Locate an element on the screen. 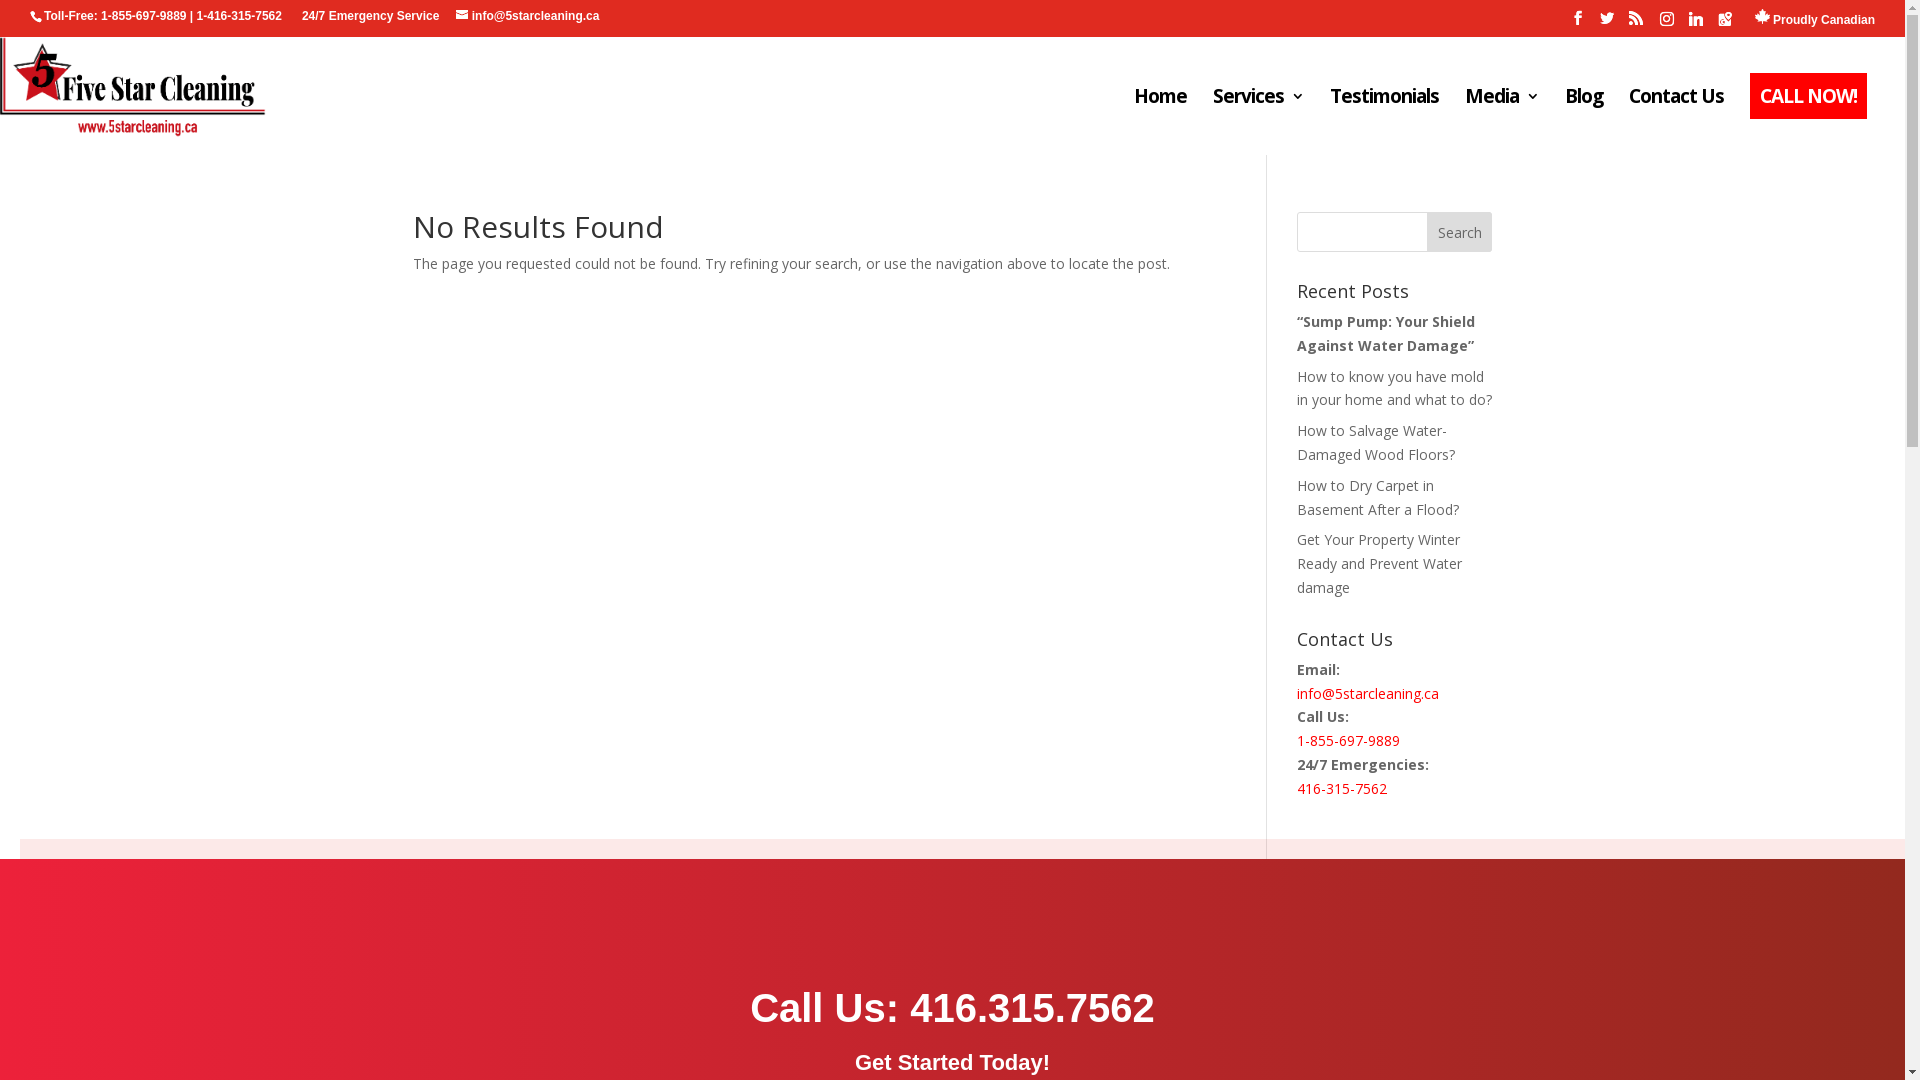  'How to Dry Carpet in Basement After a Flood?' is located at coordinates (1296, 496).